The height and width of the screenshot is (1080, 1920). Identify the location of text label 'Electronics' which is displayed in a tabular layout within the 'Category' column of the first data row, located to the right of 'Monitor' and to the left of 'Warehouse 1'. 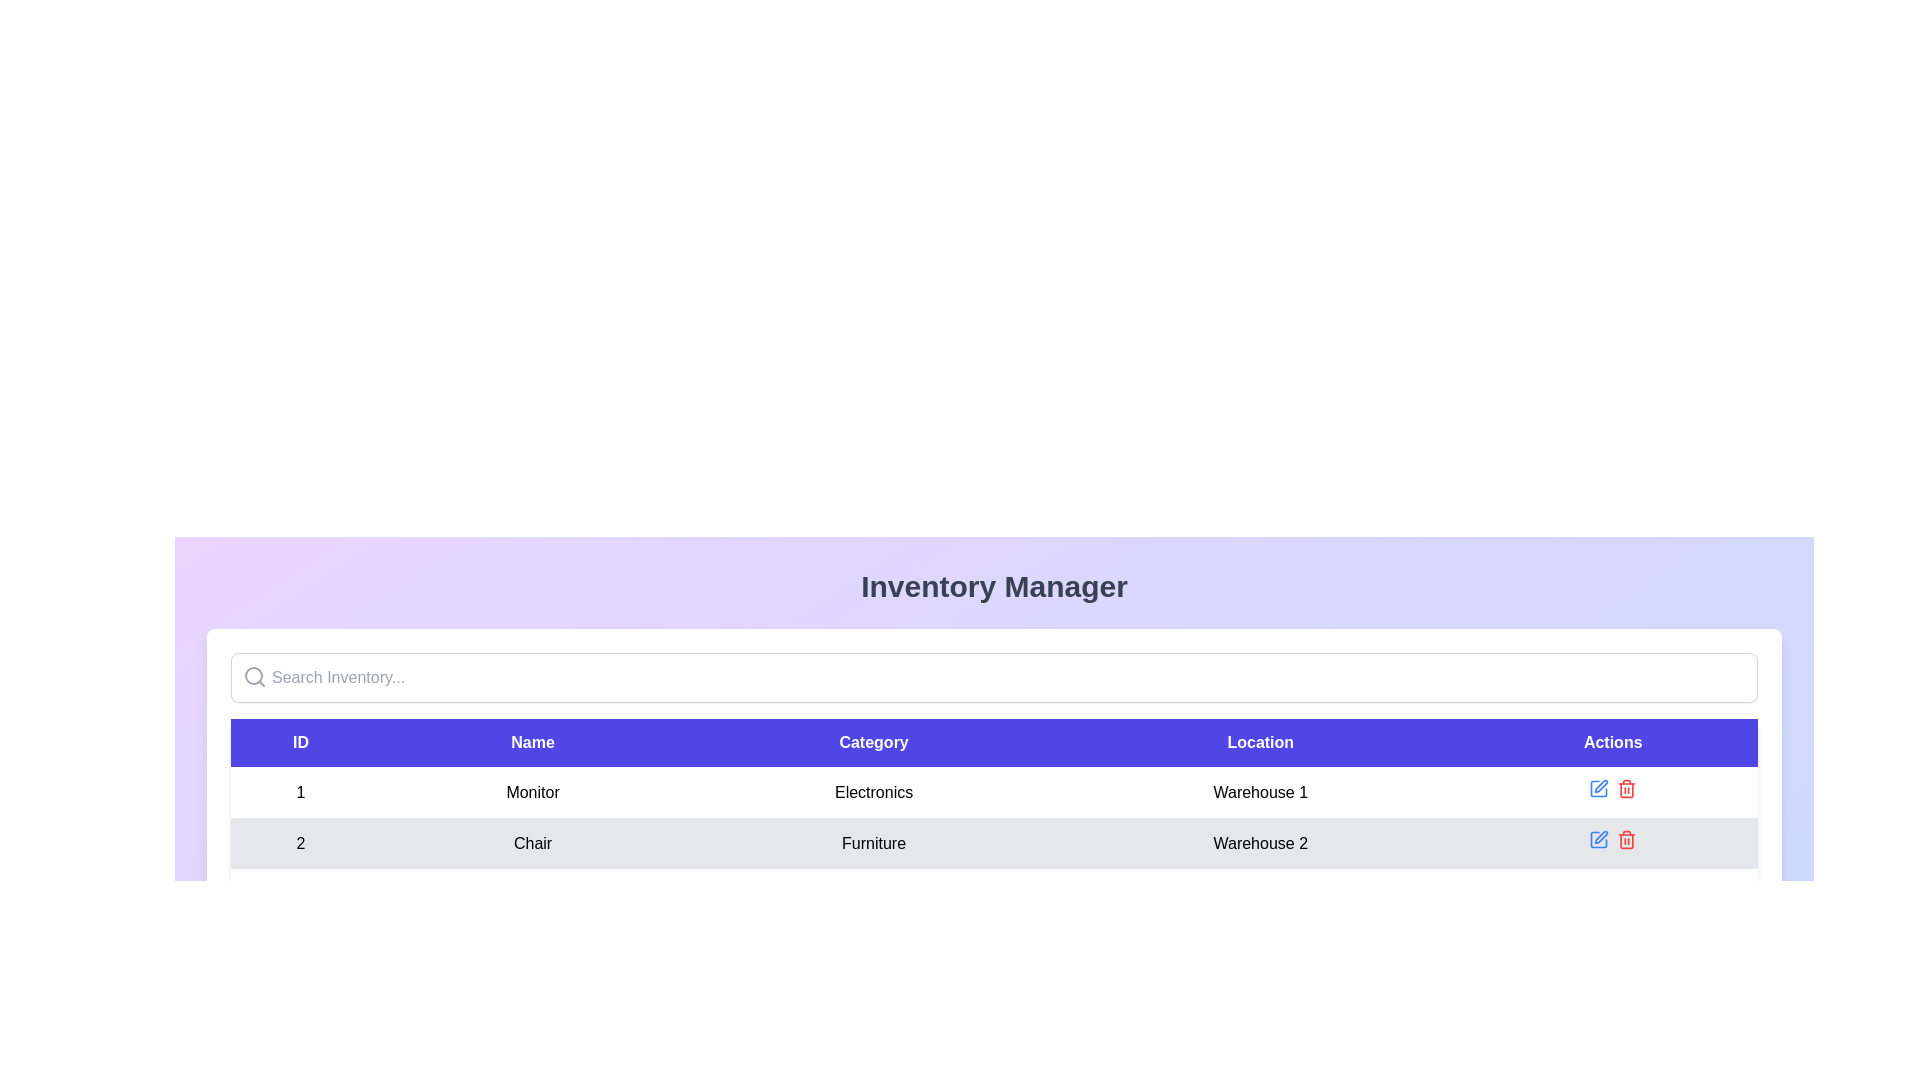
(874, 791).